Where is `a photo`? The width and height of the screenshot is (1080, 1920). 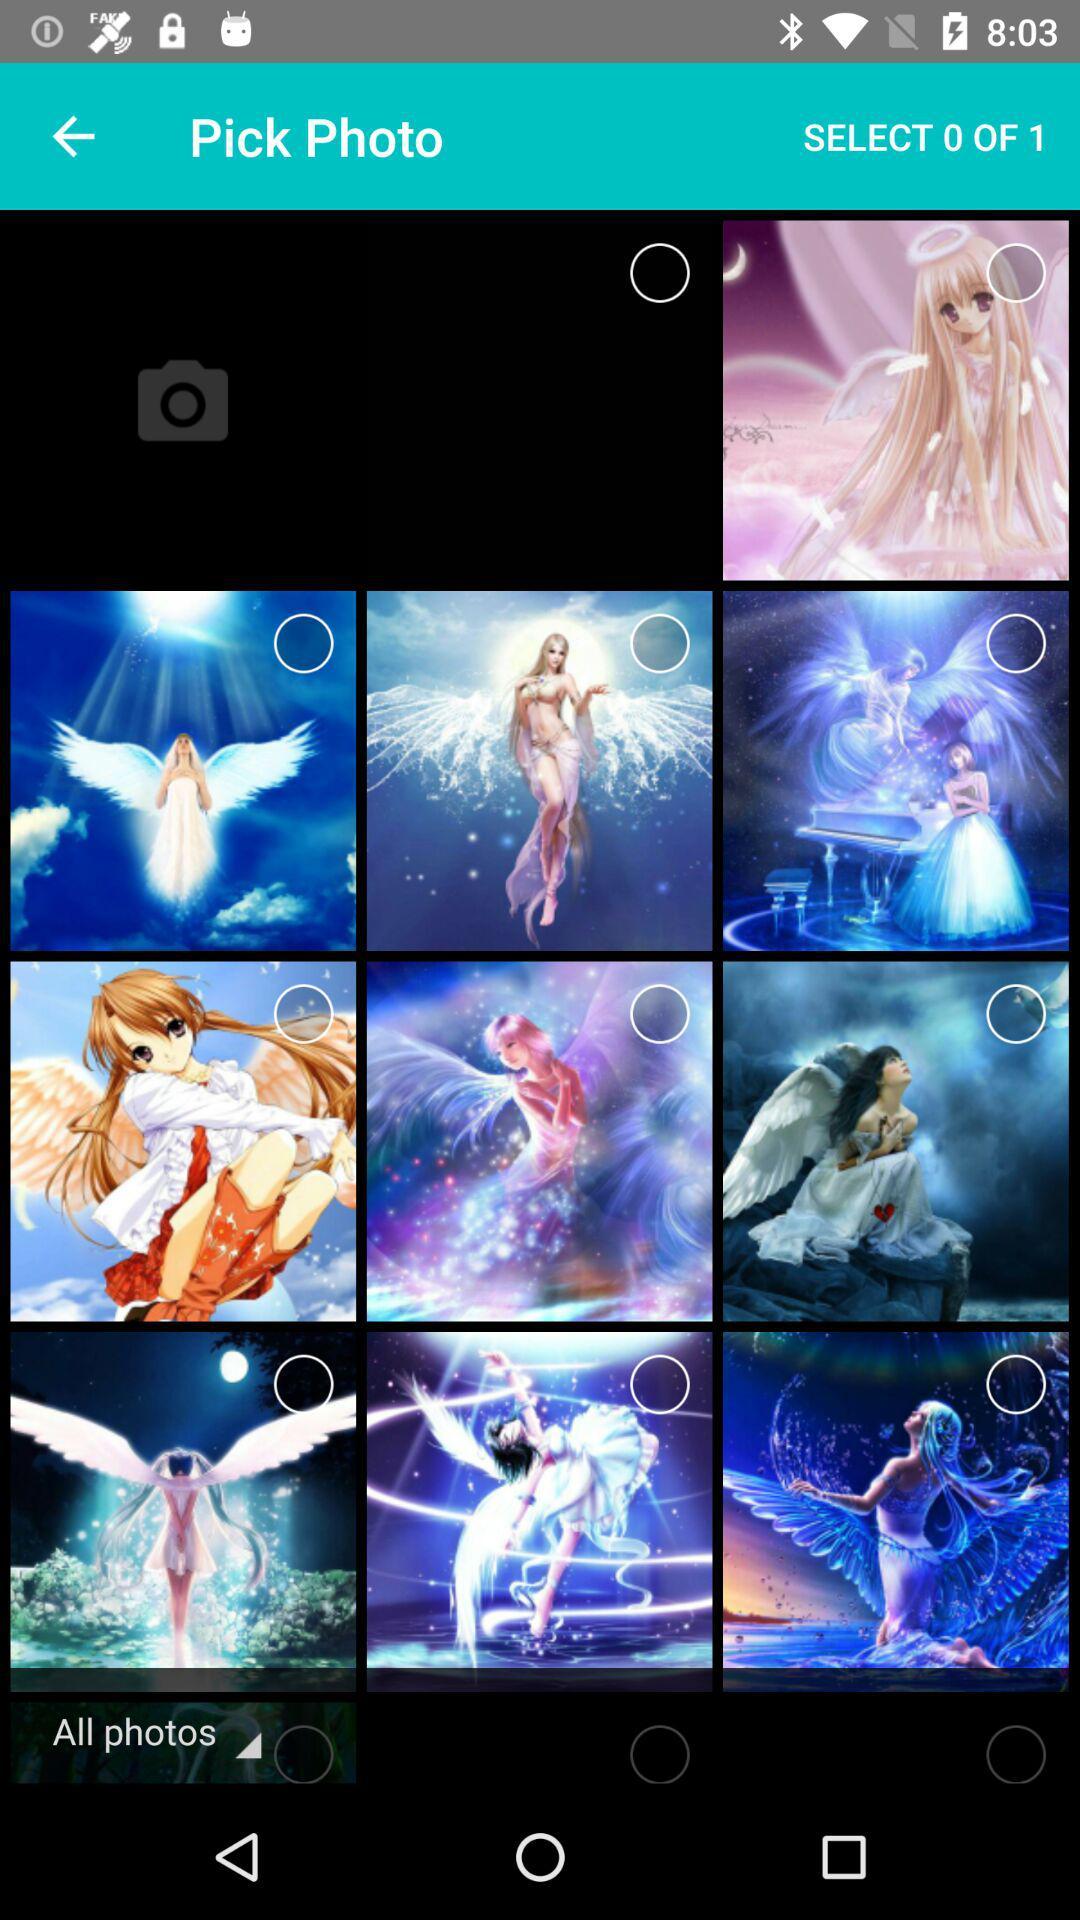
a photo is located at coordinates (1016, 272).